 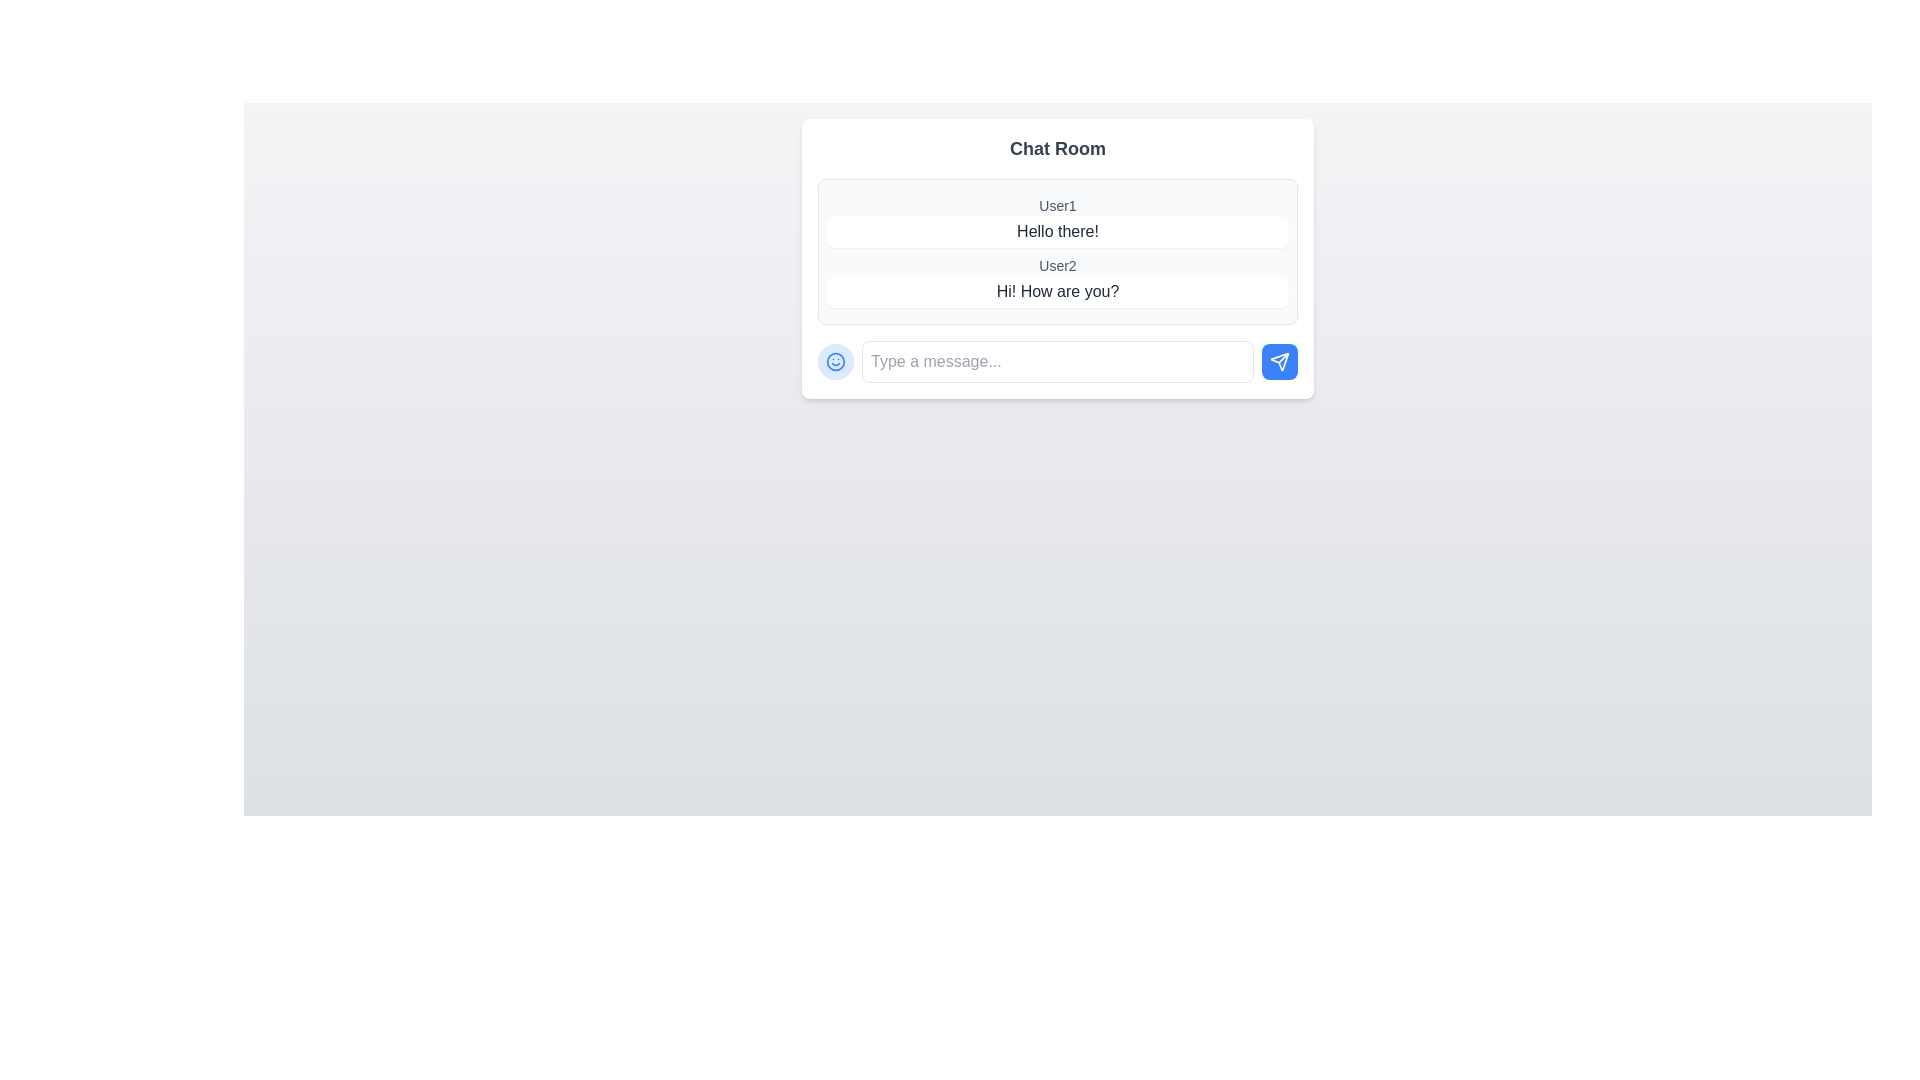 I want to click on the text display field containing 'Hello there!' which is styled in a rounded rectangle with a white background and dark gray text, located below the 'User1' element in the chat interface, so click(x=1056, y=230).